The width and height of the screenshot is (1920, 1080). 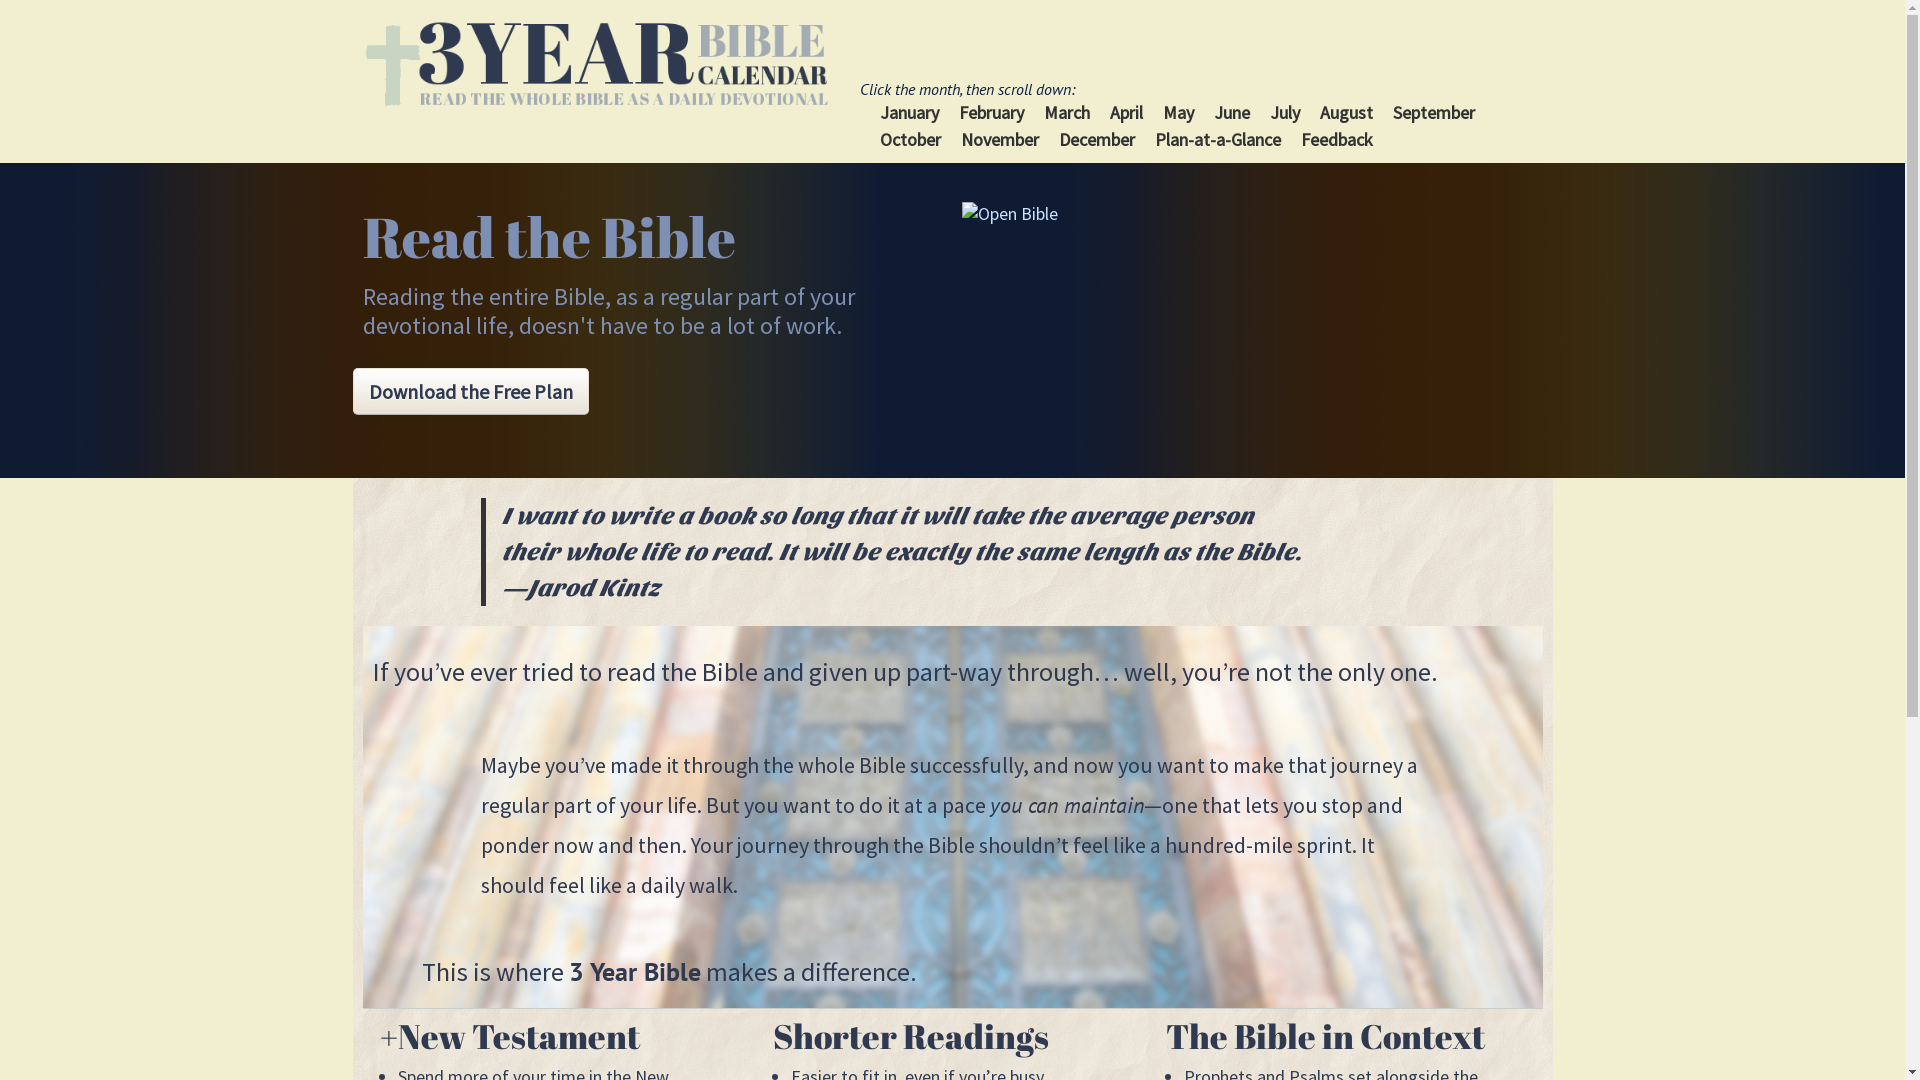 I want to click on 'November', so click(x=999, y=138).